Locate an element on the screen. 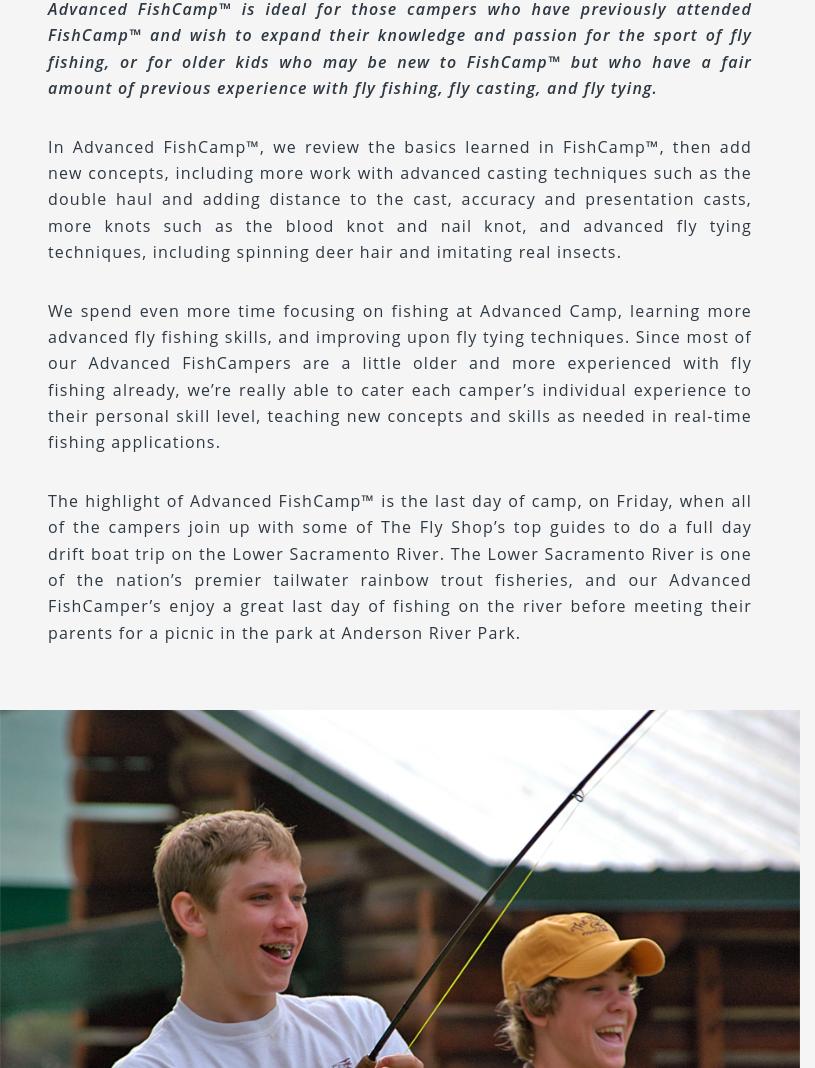  'and wish to expand their knowledge and passion for the sport of fly fishing, or for older kids who may be new to FishCamp™ but who have a fair amount of previous experience with fly fishing, fly casting, and fly tying.' is located at coordinates (47, 60).